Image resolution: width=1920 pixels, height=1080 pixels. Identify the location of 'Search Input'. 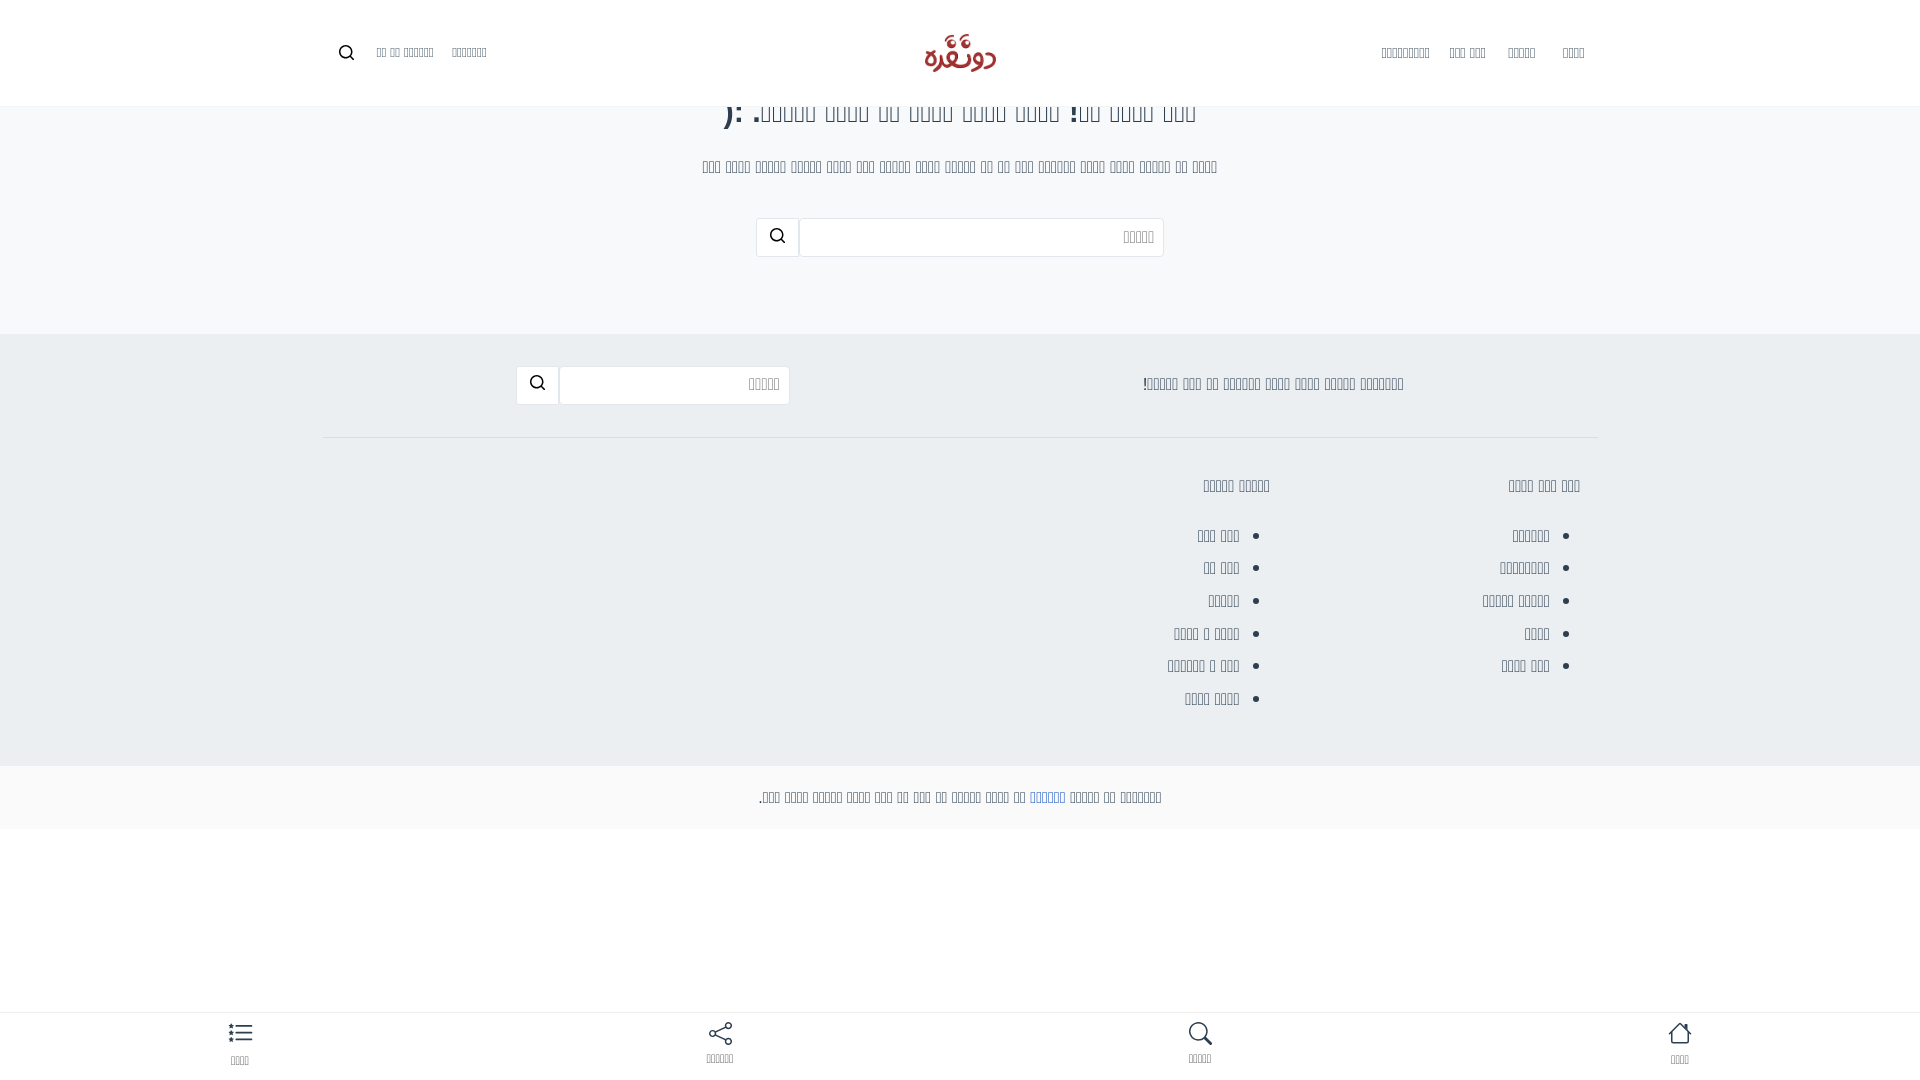
(982, 236).